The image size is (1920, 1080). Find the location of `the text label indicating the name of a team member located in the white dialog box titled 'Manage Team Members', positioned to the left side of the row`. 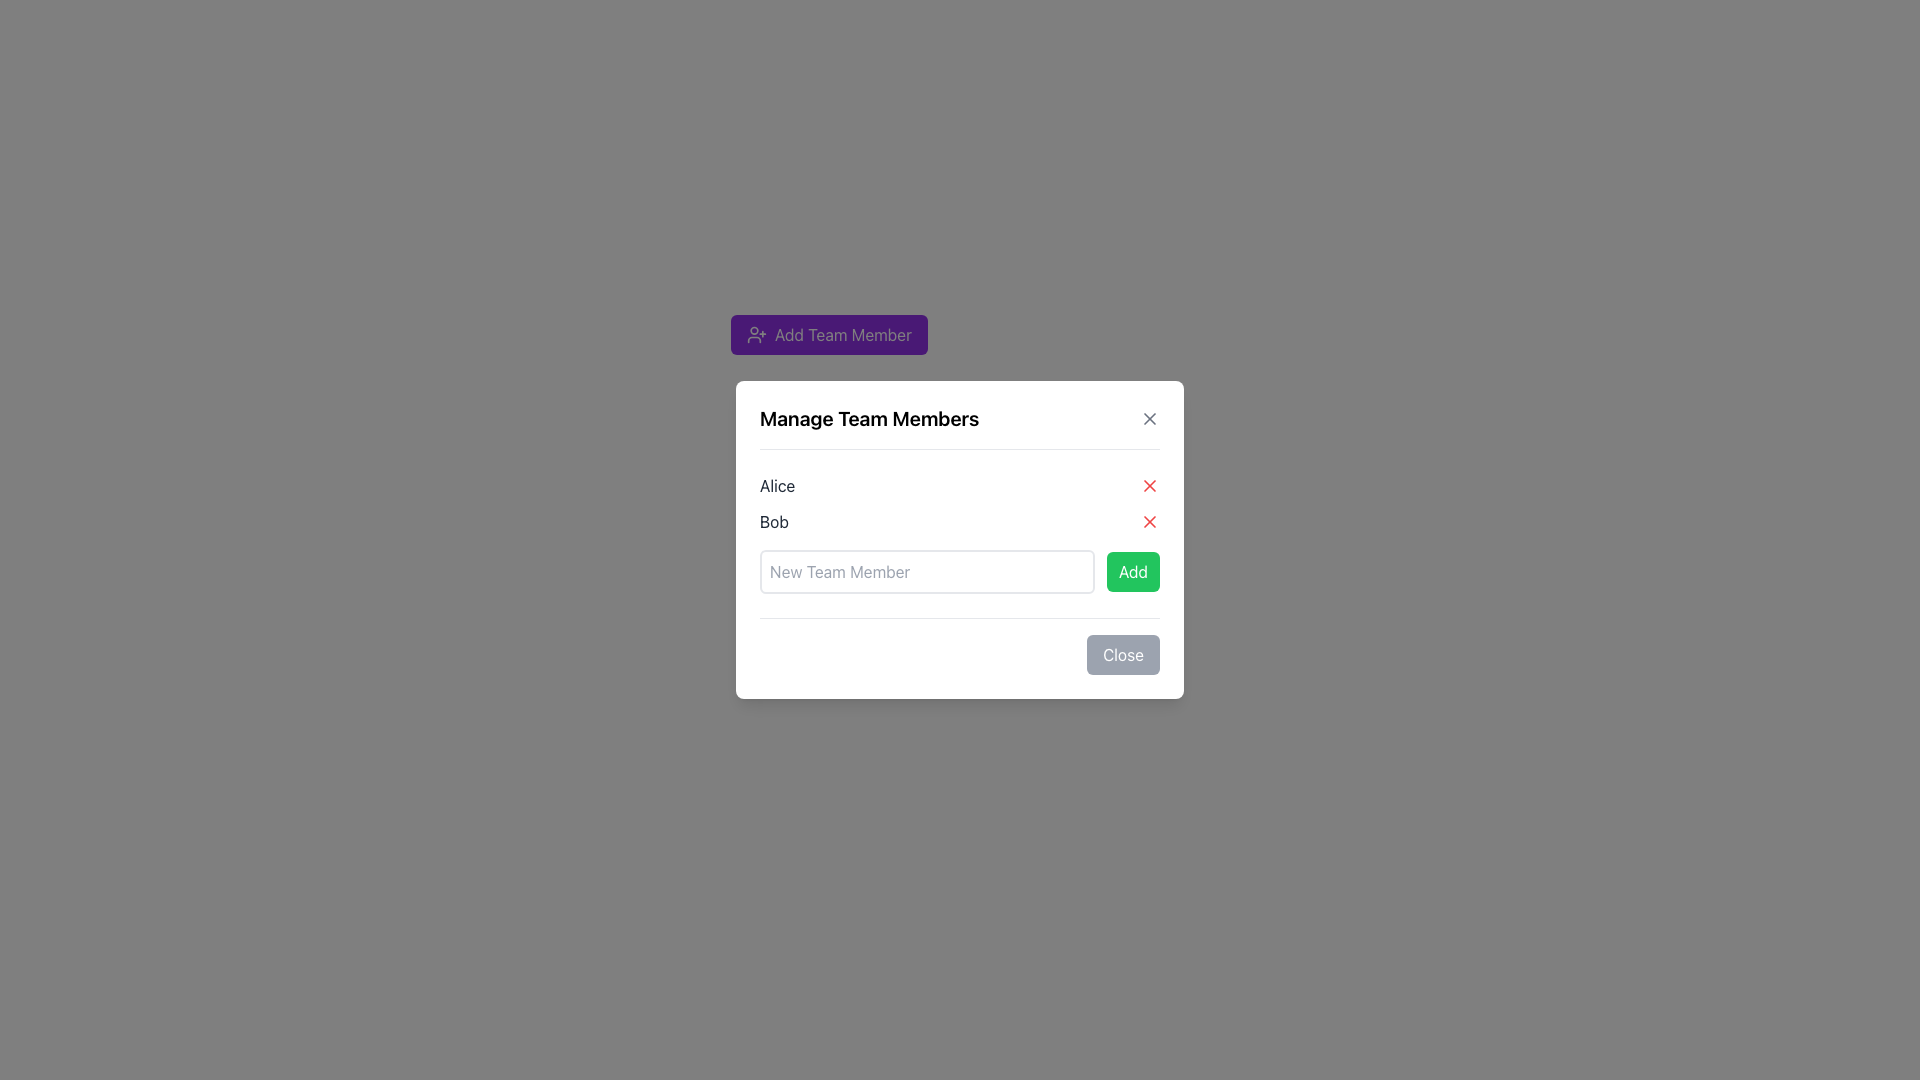

the text label indicating the name of a team member located in the white dialog box titled 'Manage Team Members', positioned to the left side of the row is located at coordinates (776, 486).